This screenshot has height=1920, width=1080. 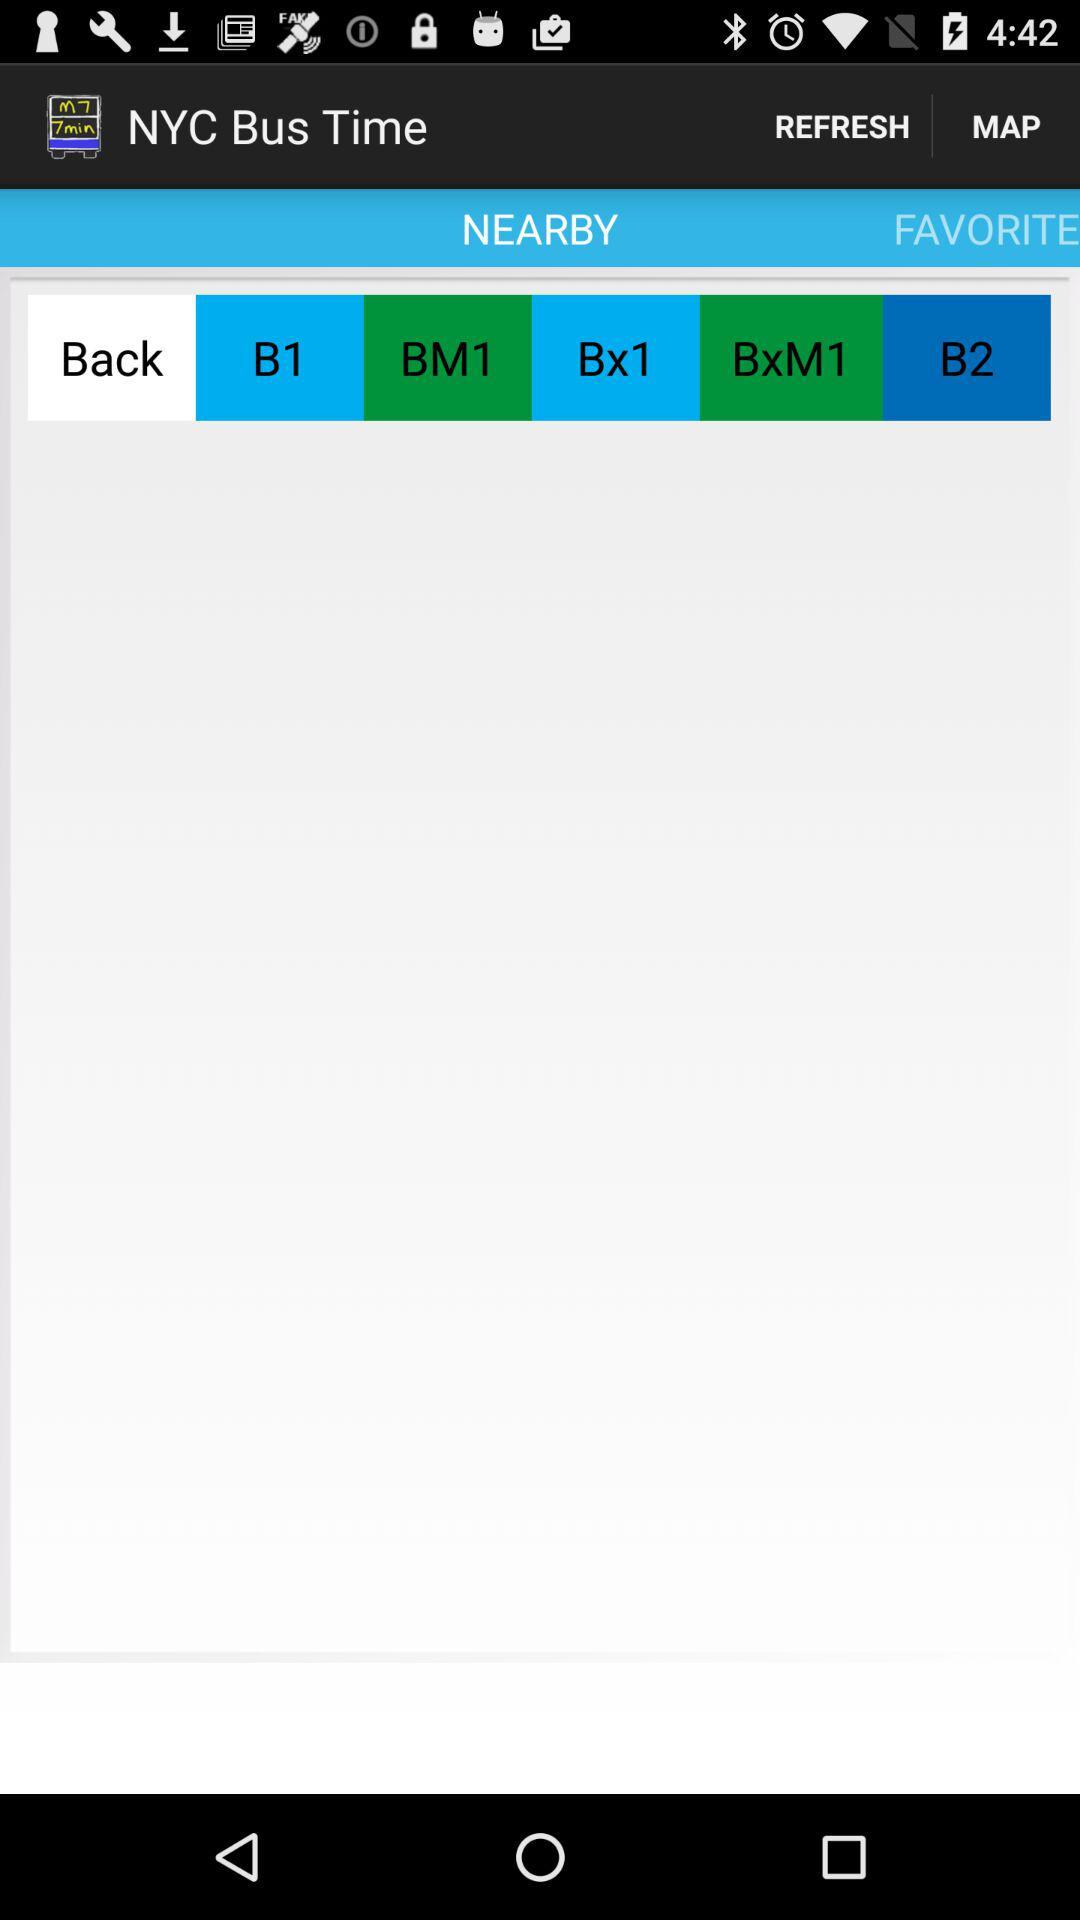 What do you see at coordinates (965, 357) in the screenshot?
I see `b2 icon` at bounding box center [965, 357].